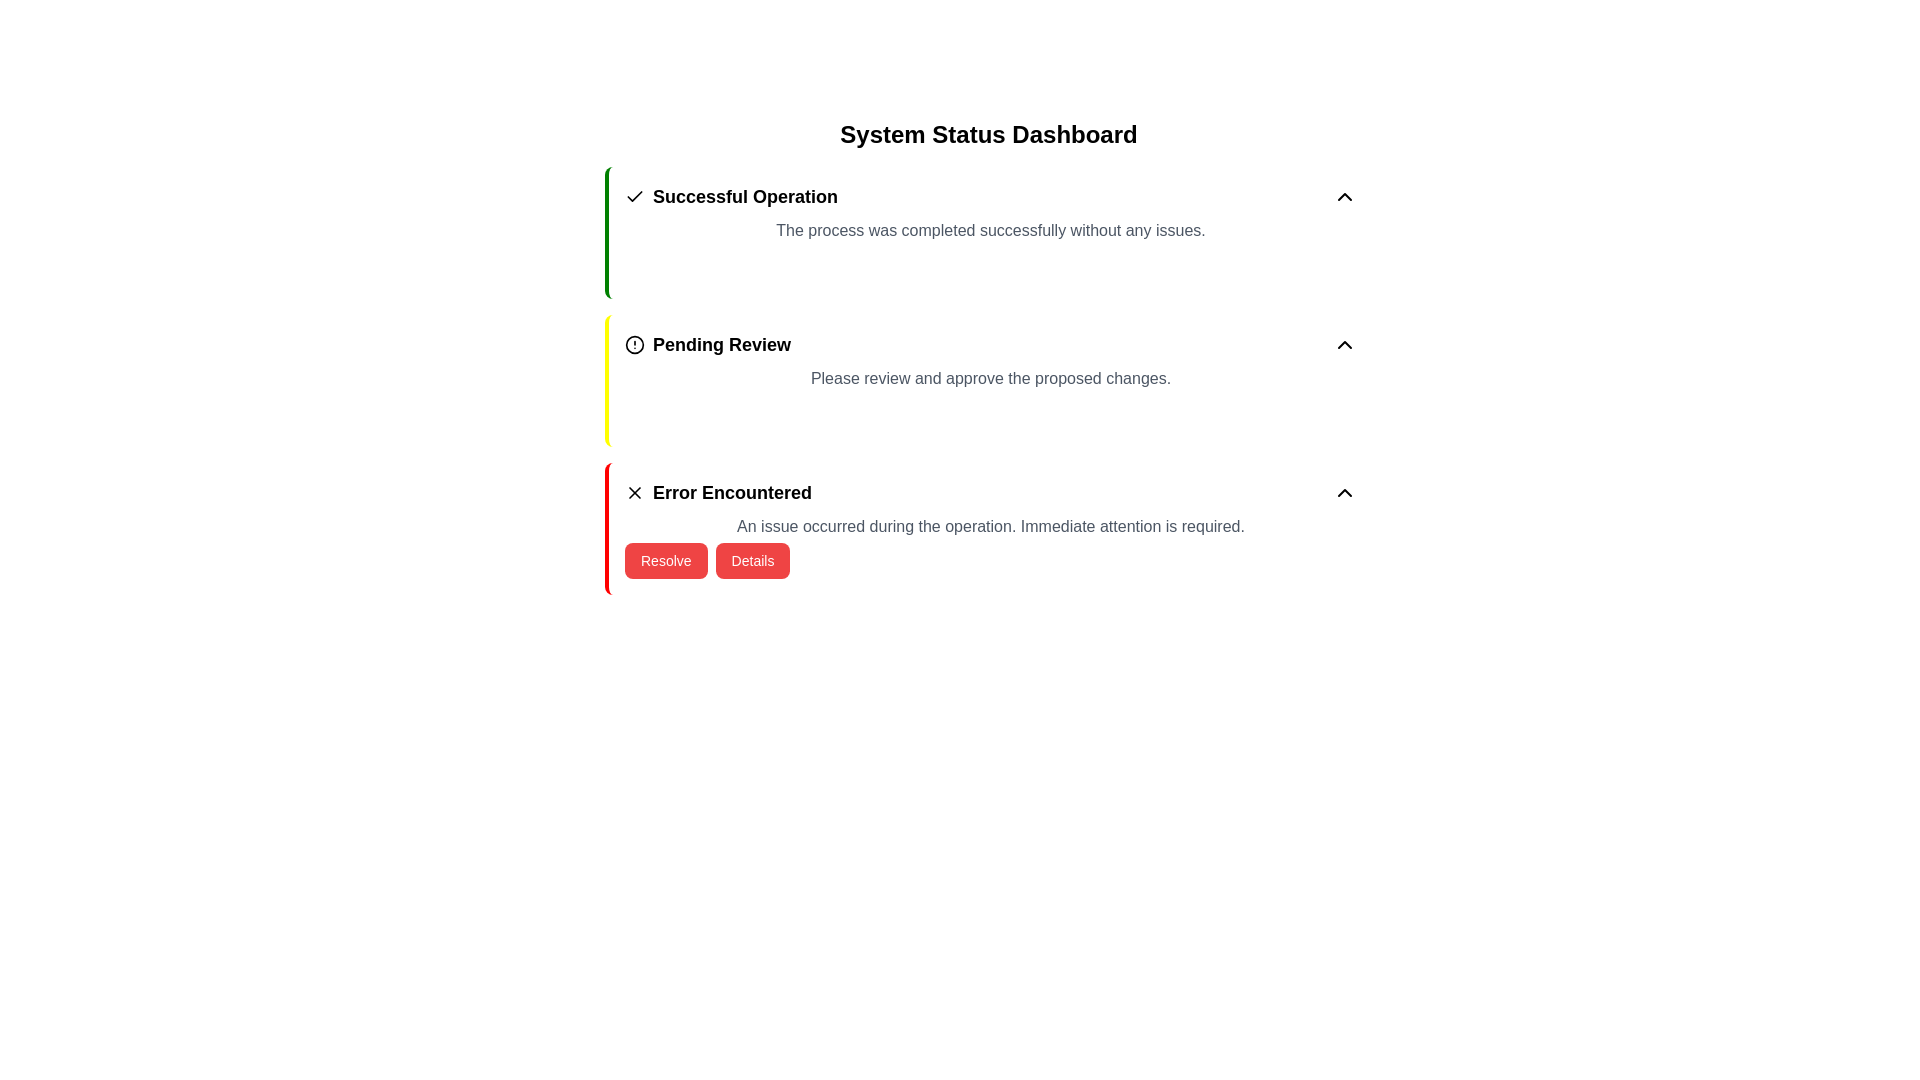  What do you see at coordinates (633, 493) in the screenshot?
I see `the error status icon located in the 'Error Encountered' section at the bottom of the status dashboard, which is situated to the left of the accompanying text` at bounding box center [633, 493].